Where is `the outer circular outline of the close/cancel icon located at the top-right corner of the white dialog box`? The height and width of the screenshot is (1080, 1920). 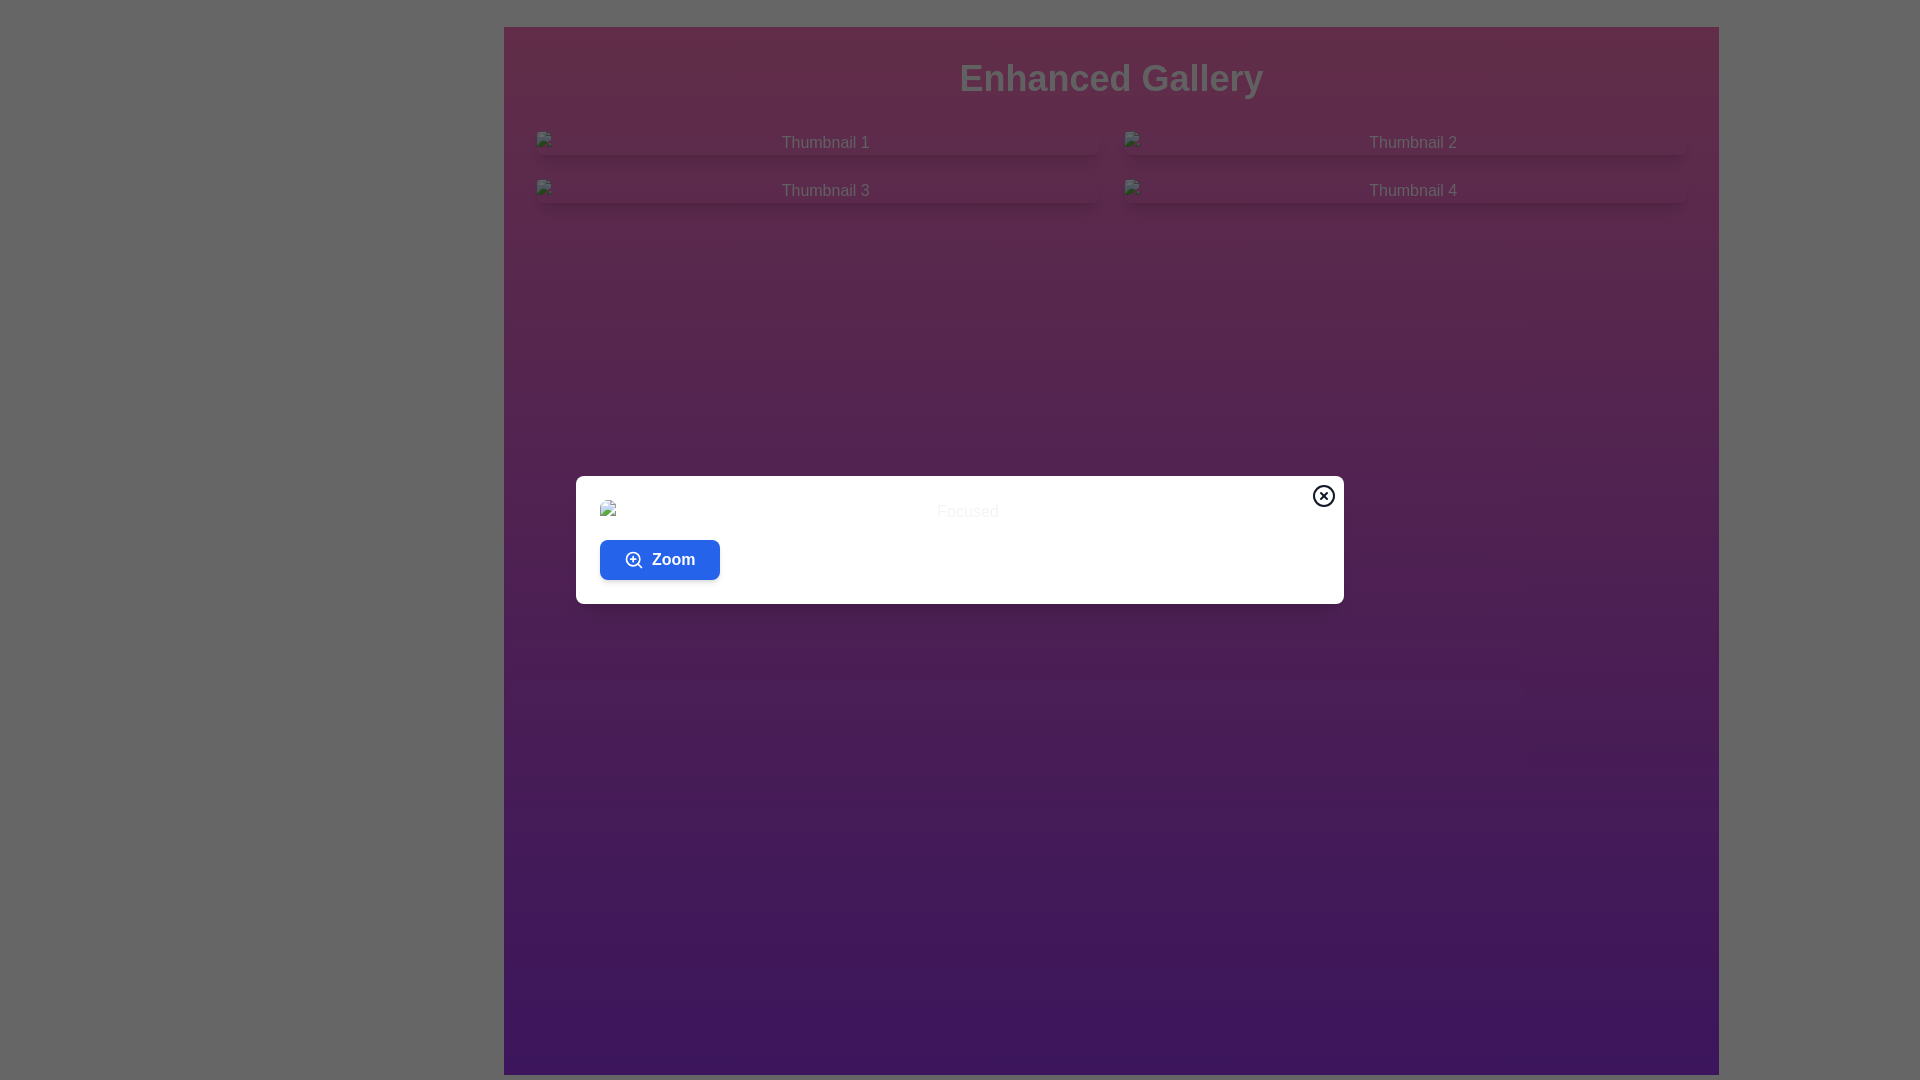
the outer circular outline of the close/cancel icon located at the top-right corner of the white dialog box is located at coordinates (1324, 495).